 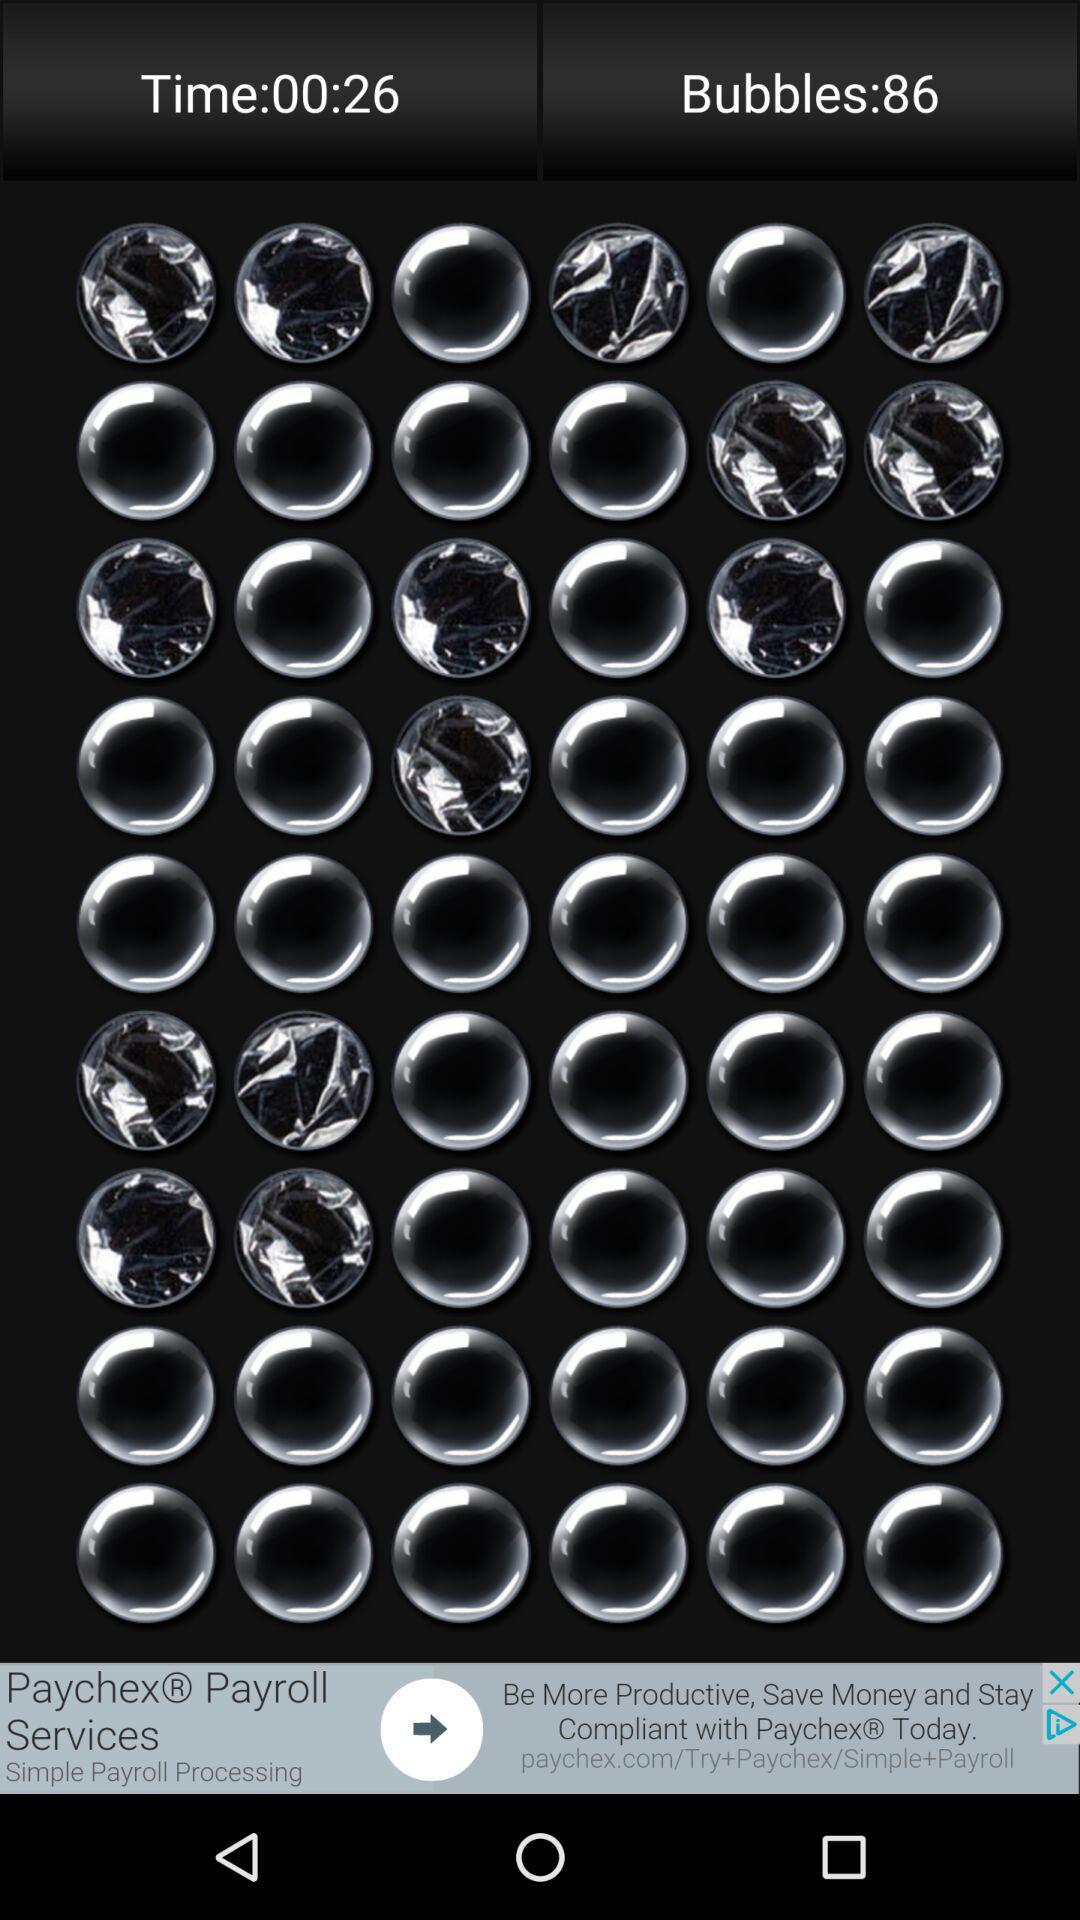 What do you see at coordinates (617, 922) in the screenshot?
I see `pop this bubble` at bounding box center [617, 922].